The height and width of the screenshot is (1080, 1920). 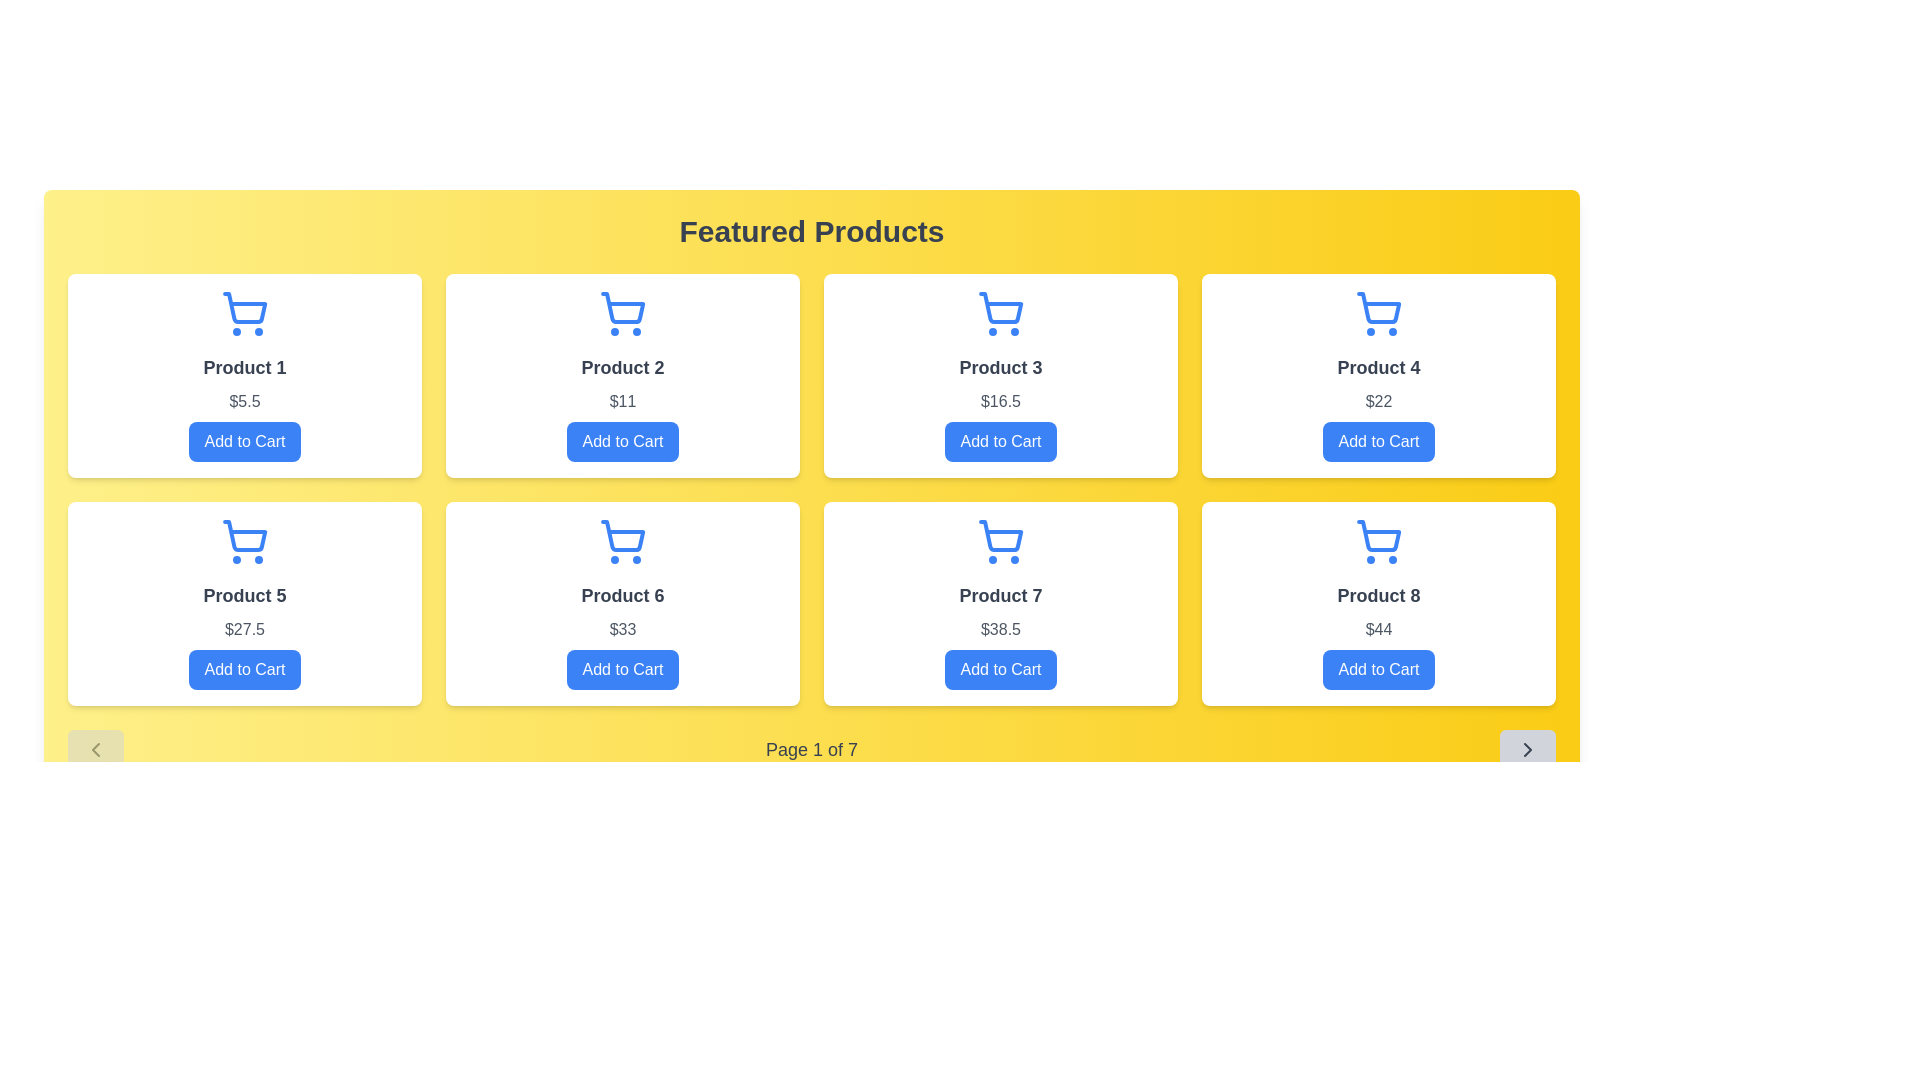 I want to click on the stylized shopping cart icon with a light blue outline, located in the grid layout of 'Product 3' above the 'Add to Cart' button, so click(x=1001, y=308).